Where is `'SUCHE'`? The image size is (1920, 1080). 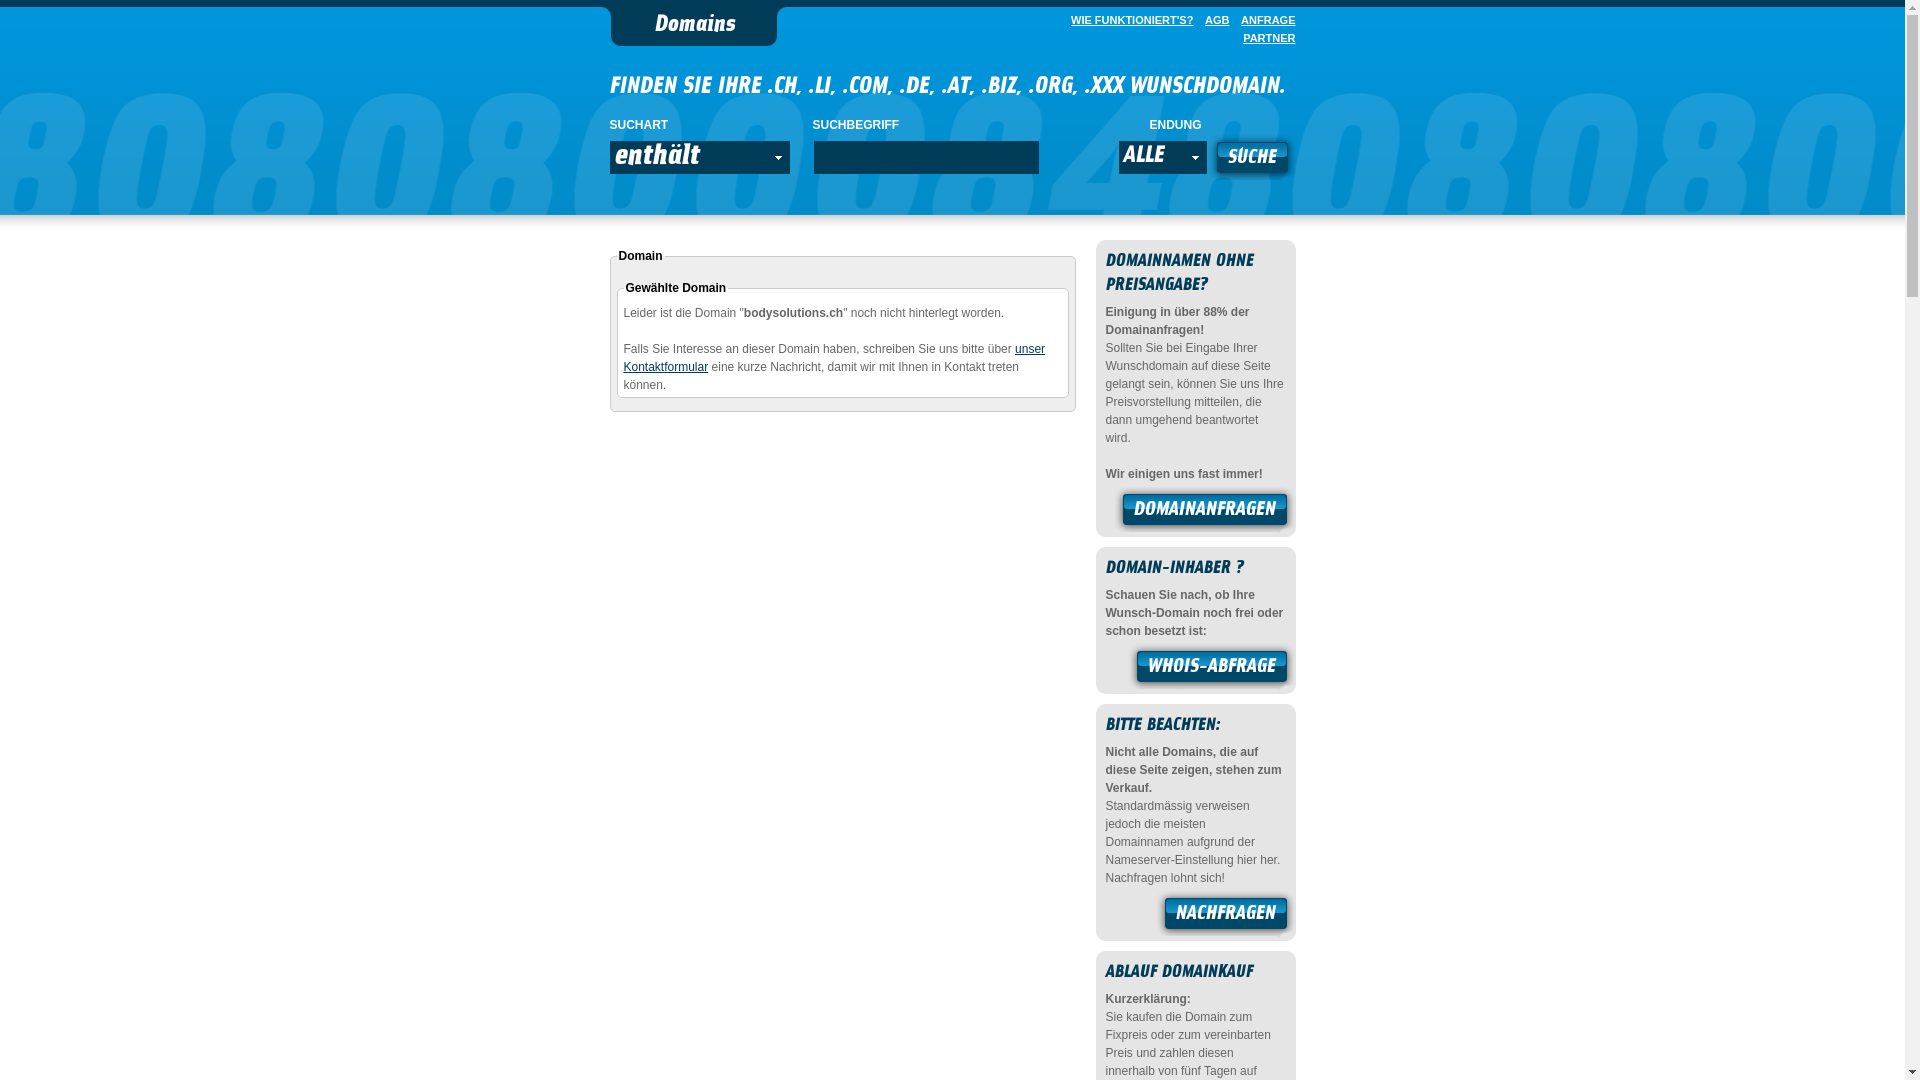
'SUCHE' is located at coordinates (1207, 158).